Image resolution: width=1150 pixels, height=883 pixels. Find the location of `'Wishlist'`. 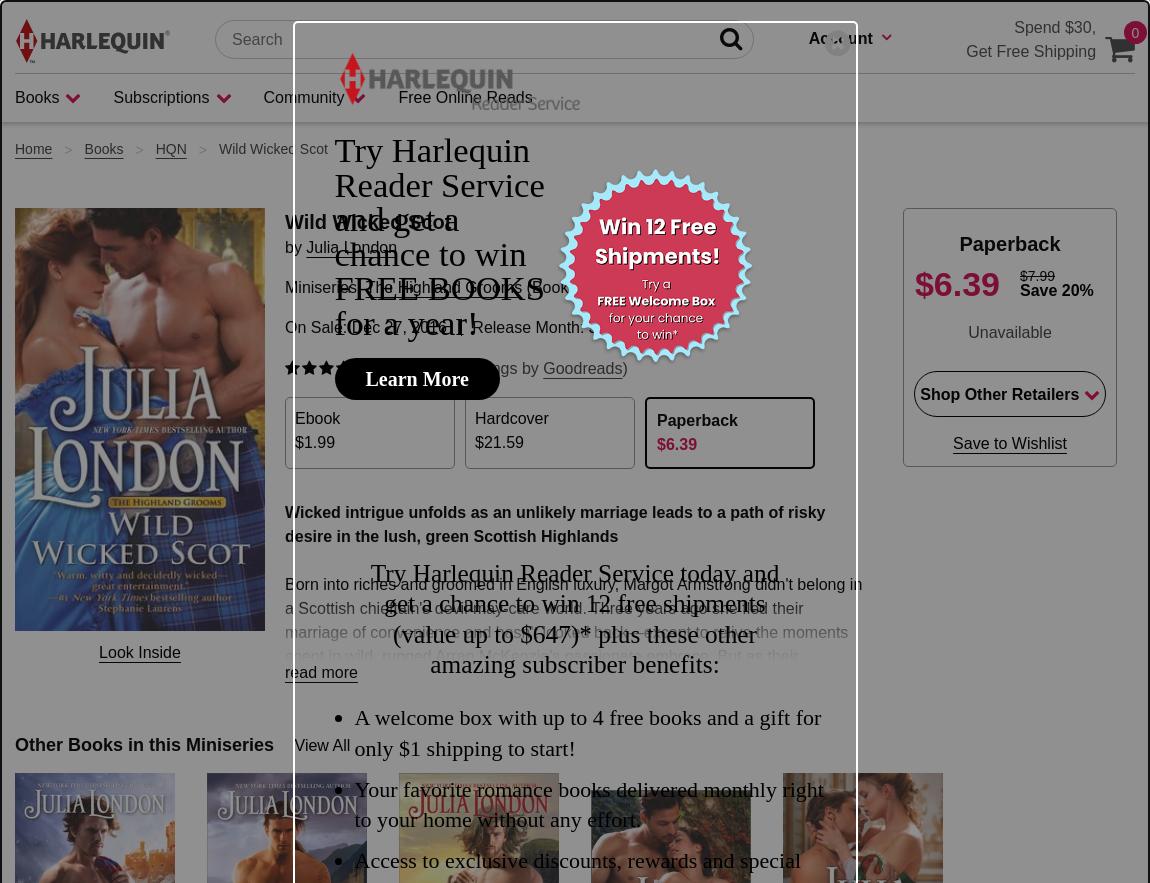

'Wishlist' is located at coordinates (836, 283).